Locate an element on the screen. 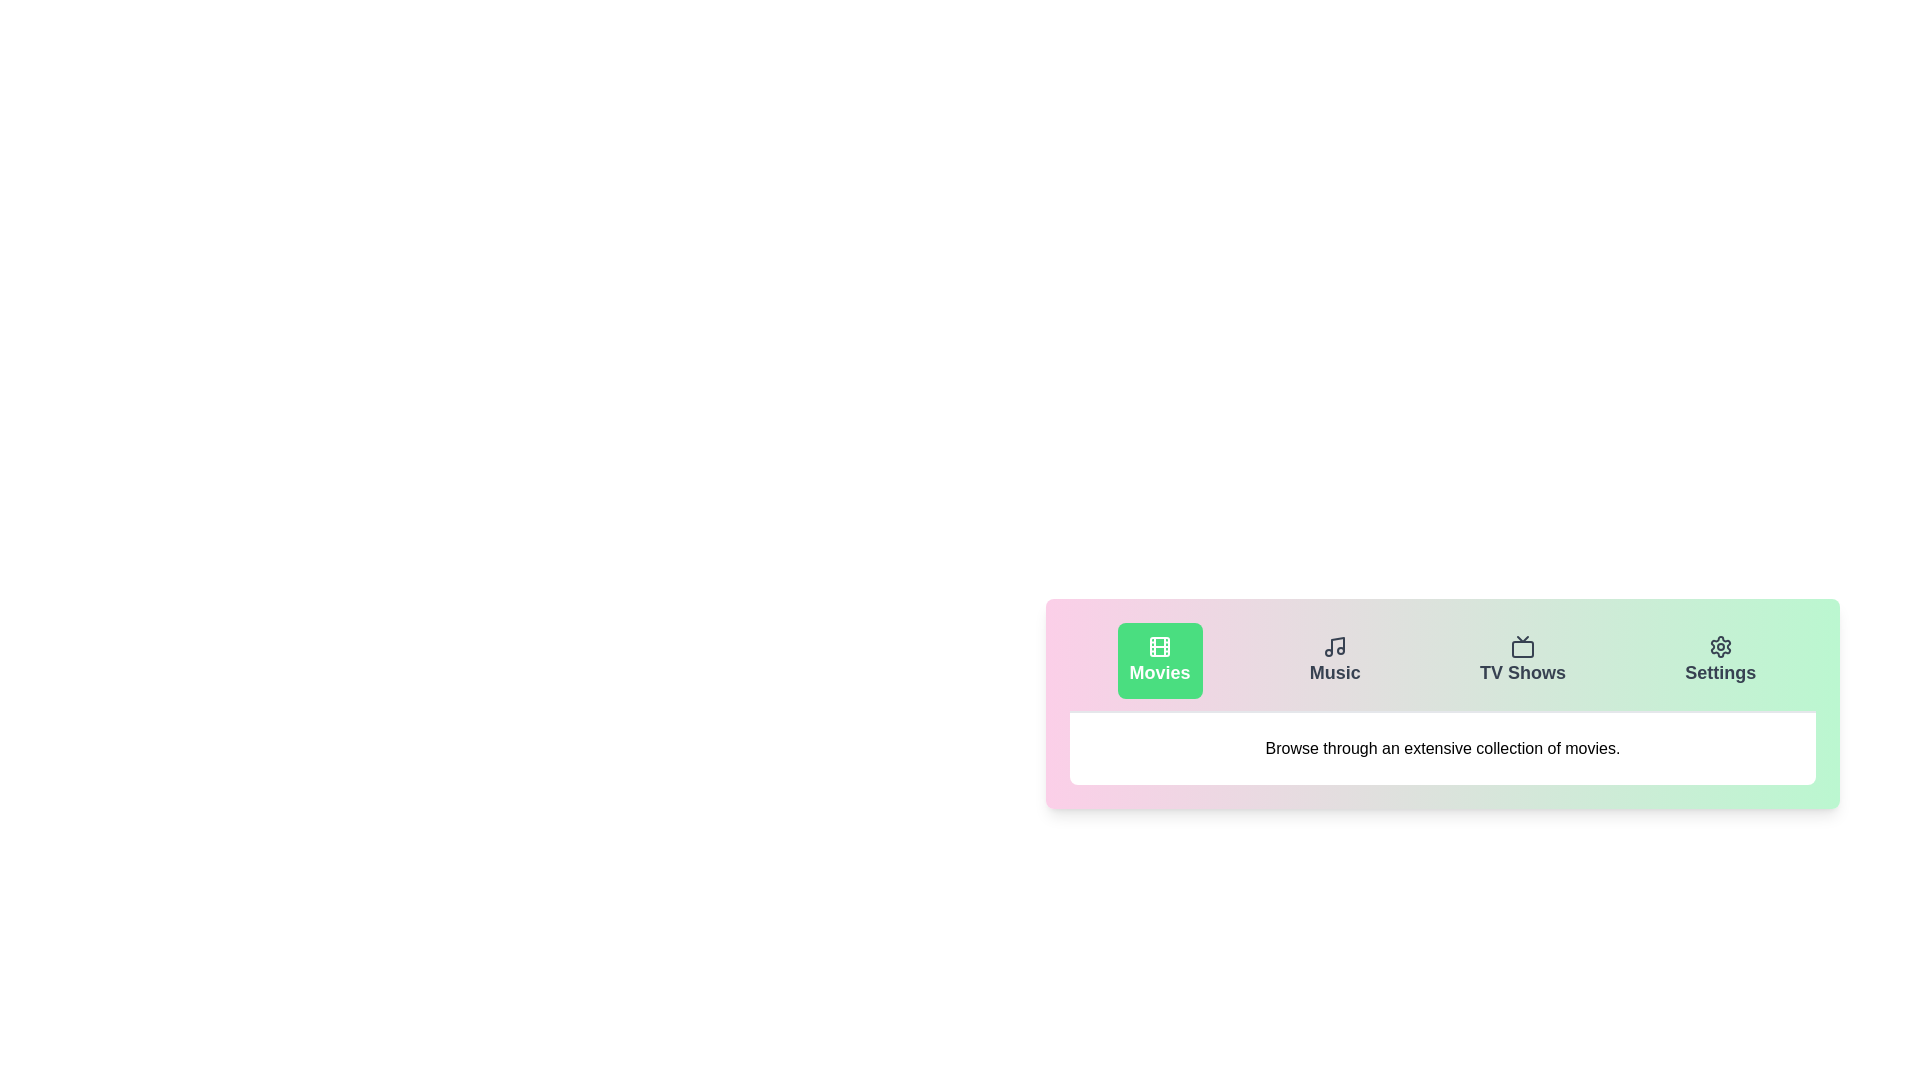 The height and width of the screenshot is (1080, 1920). the Movies tab to switch to its content is located at coordinates (1160, 660).